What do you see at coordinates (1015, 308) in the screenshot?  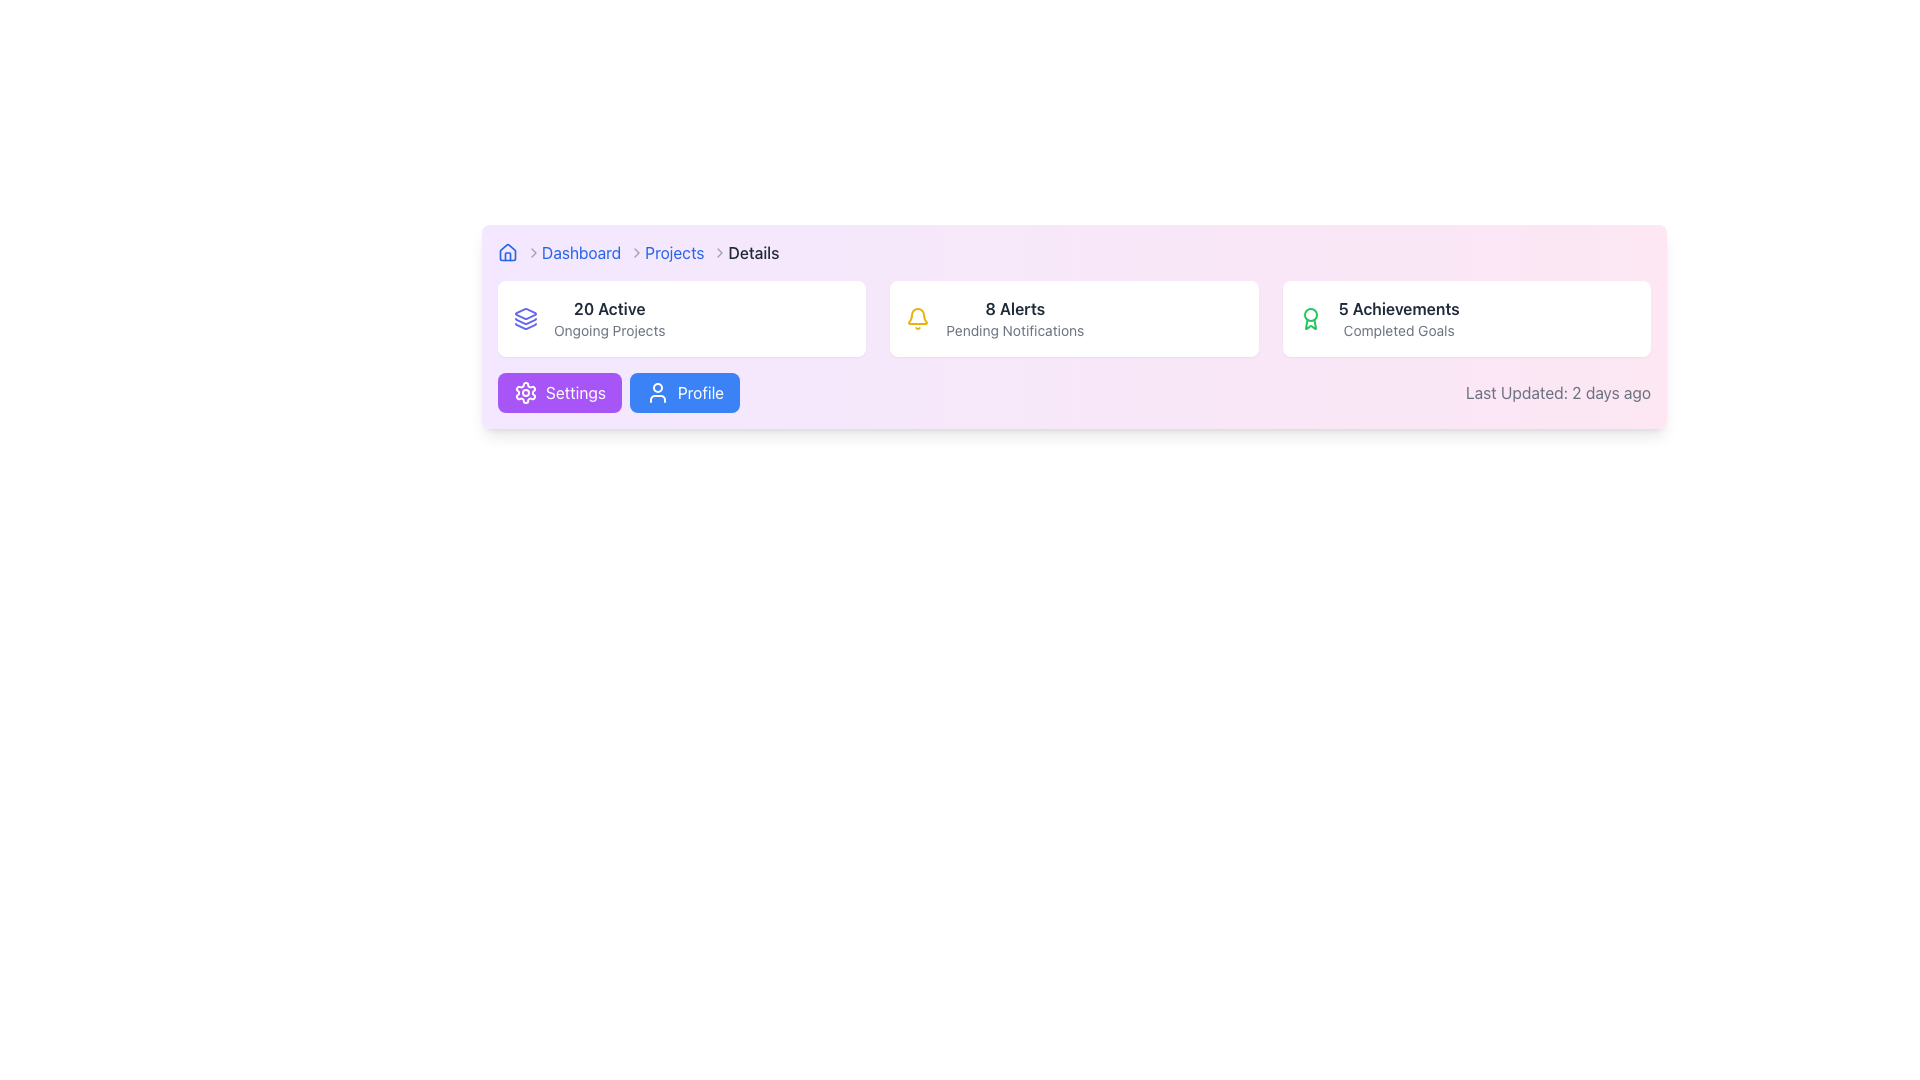 I see `the informational text label indicating the number of alerts, located in the middle-right section of the interface, above the 'Pending Notifications' text, and aligned near the bell icon` at bounding box center [1015, 308].